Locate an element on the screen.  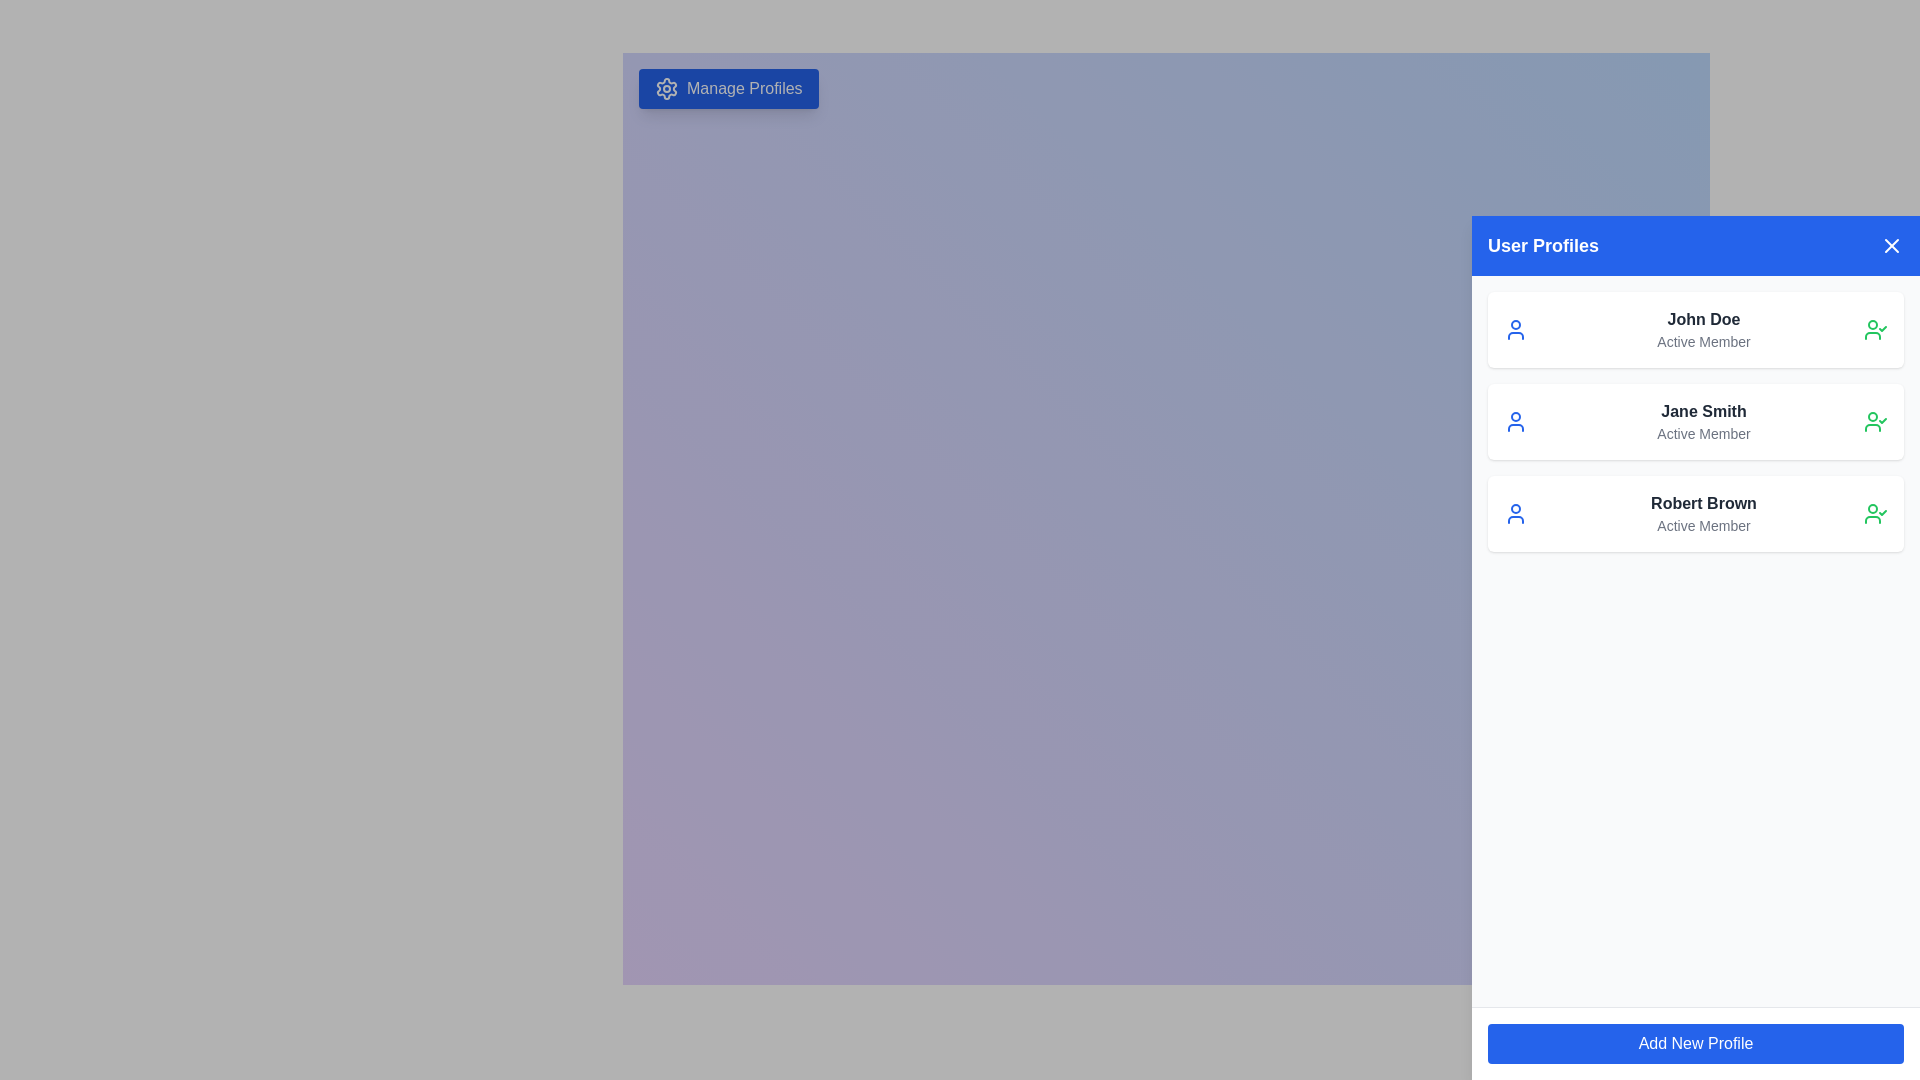
the green confirmation icon representing a person with a check mark, located at the end of the list item row labeled 'Jane Smith Active Member.' is located at coordinates (1875, 420).